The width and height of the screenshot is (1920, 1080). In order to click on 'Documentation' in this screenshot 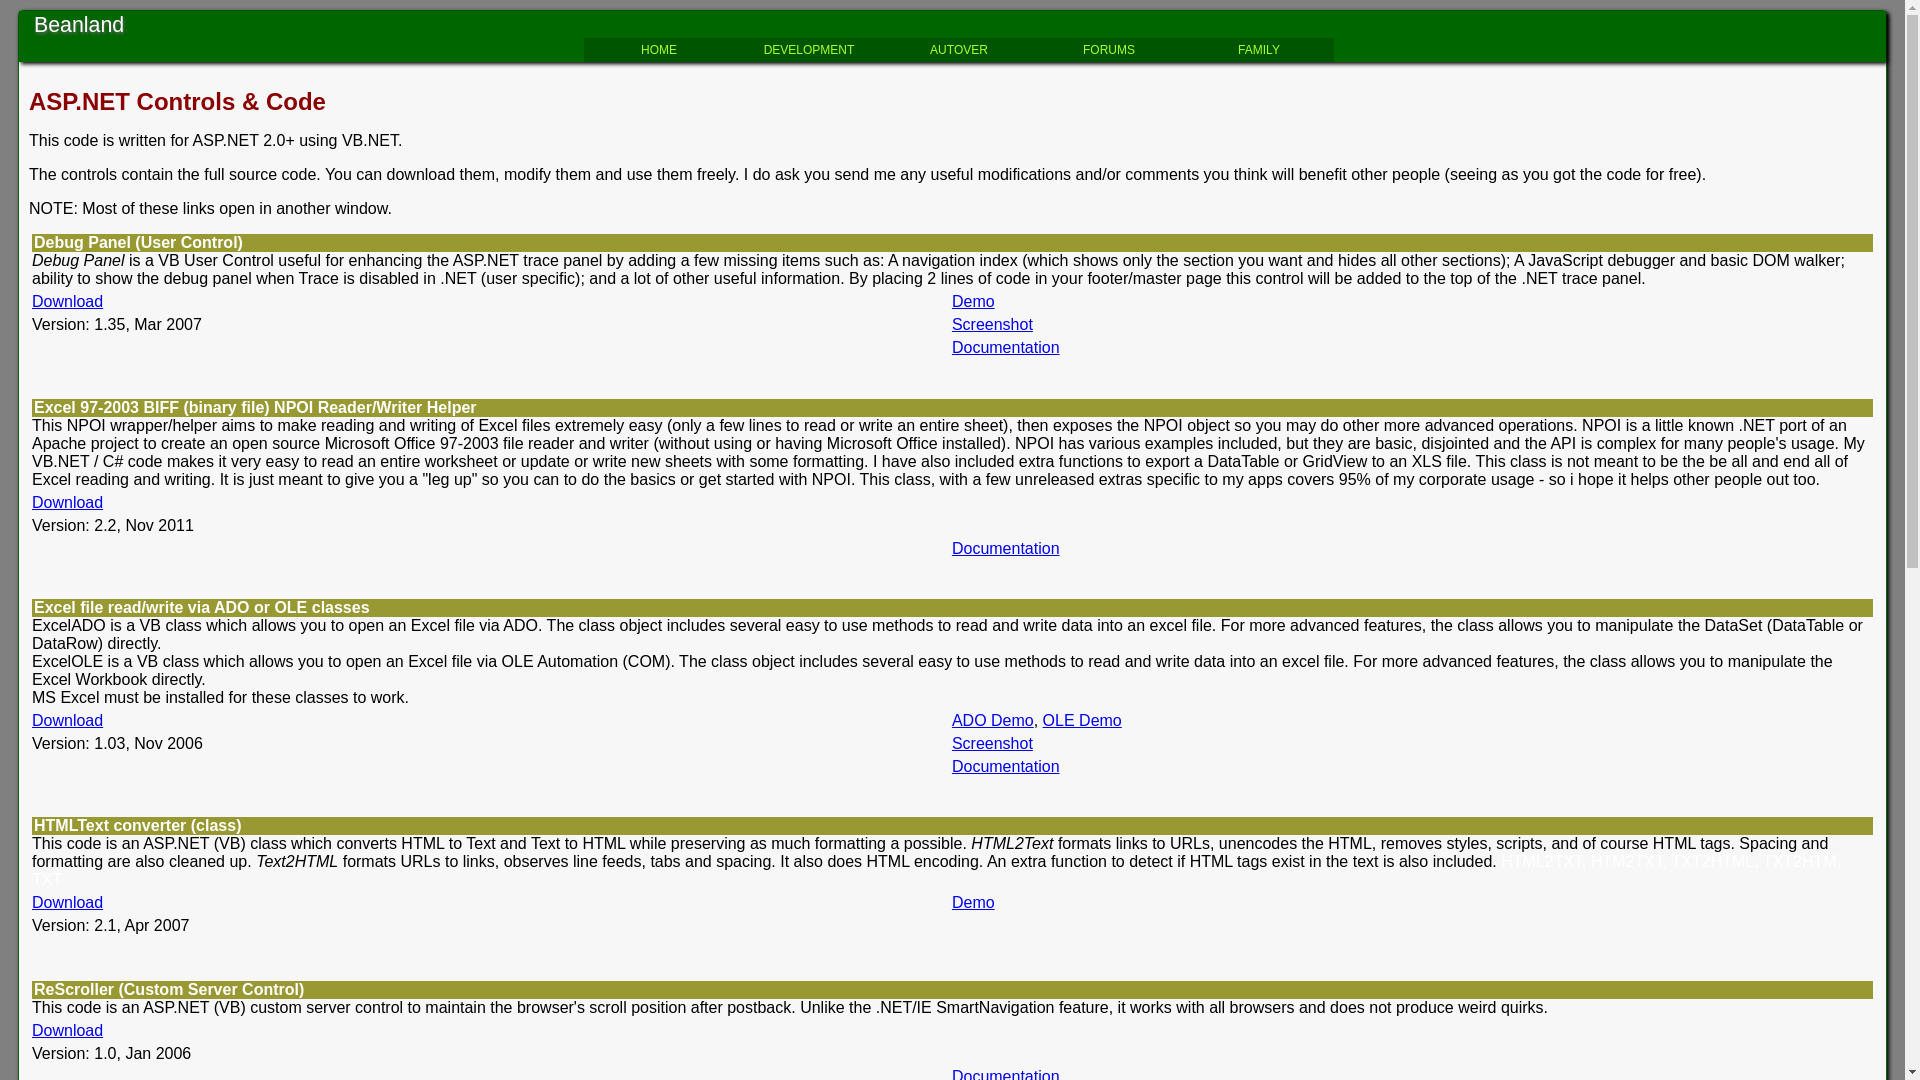, I will do `click(950, 765)`.